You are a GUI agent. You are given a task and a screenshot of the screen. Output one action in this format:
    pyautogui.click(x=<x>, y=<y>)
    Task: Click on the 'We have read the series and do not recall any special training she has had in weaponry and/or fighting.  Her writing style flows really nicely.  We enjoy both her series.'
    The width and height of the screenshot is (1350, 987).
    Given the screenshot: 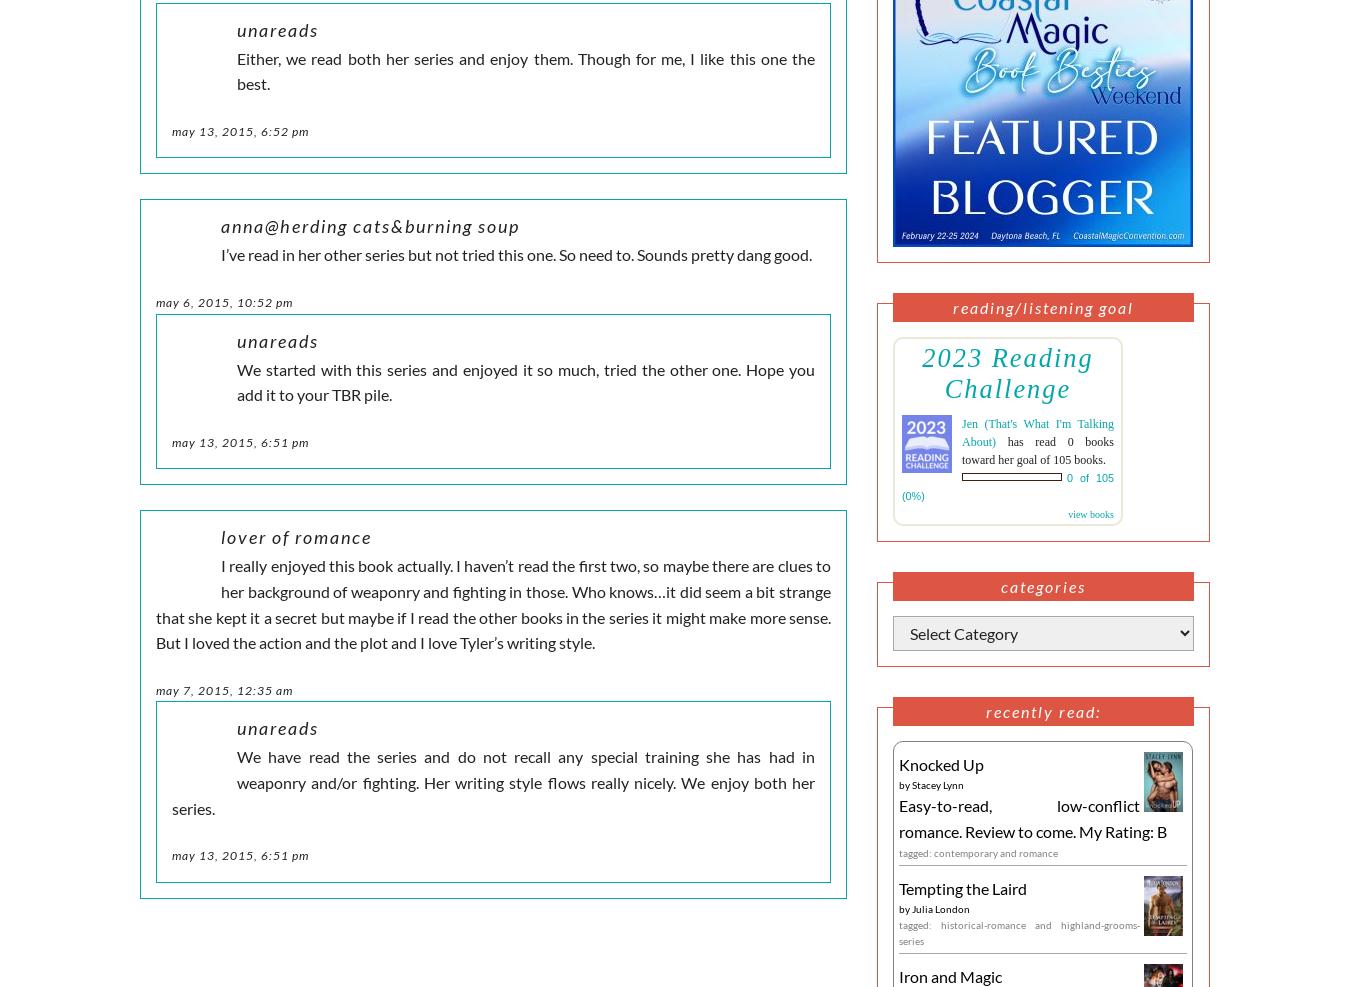 What is the action you would take?
    pyautogui.click(x=492, y=782)
    